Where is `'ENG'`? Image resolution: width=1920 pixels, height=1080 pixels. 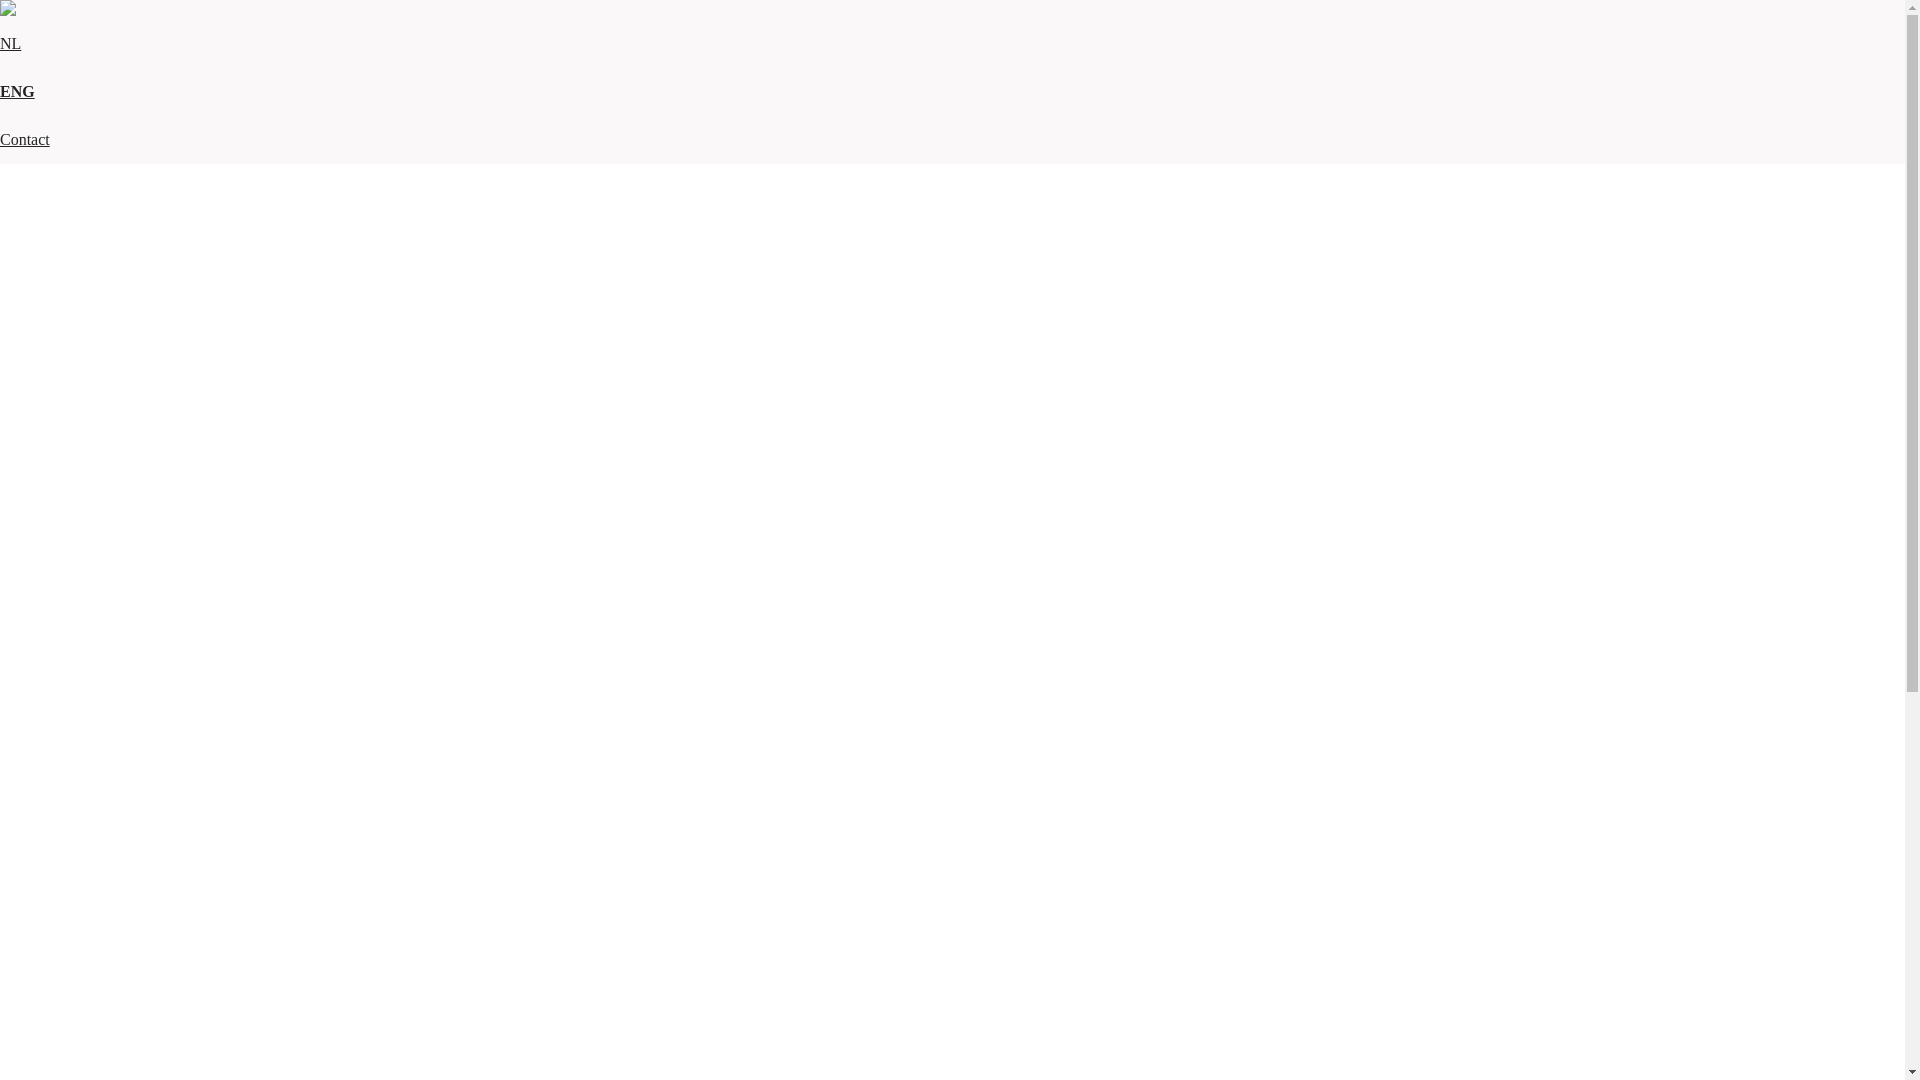 'ENG' is located at coordinates (17, 91).